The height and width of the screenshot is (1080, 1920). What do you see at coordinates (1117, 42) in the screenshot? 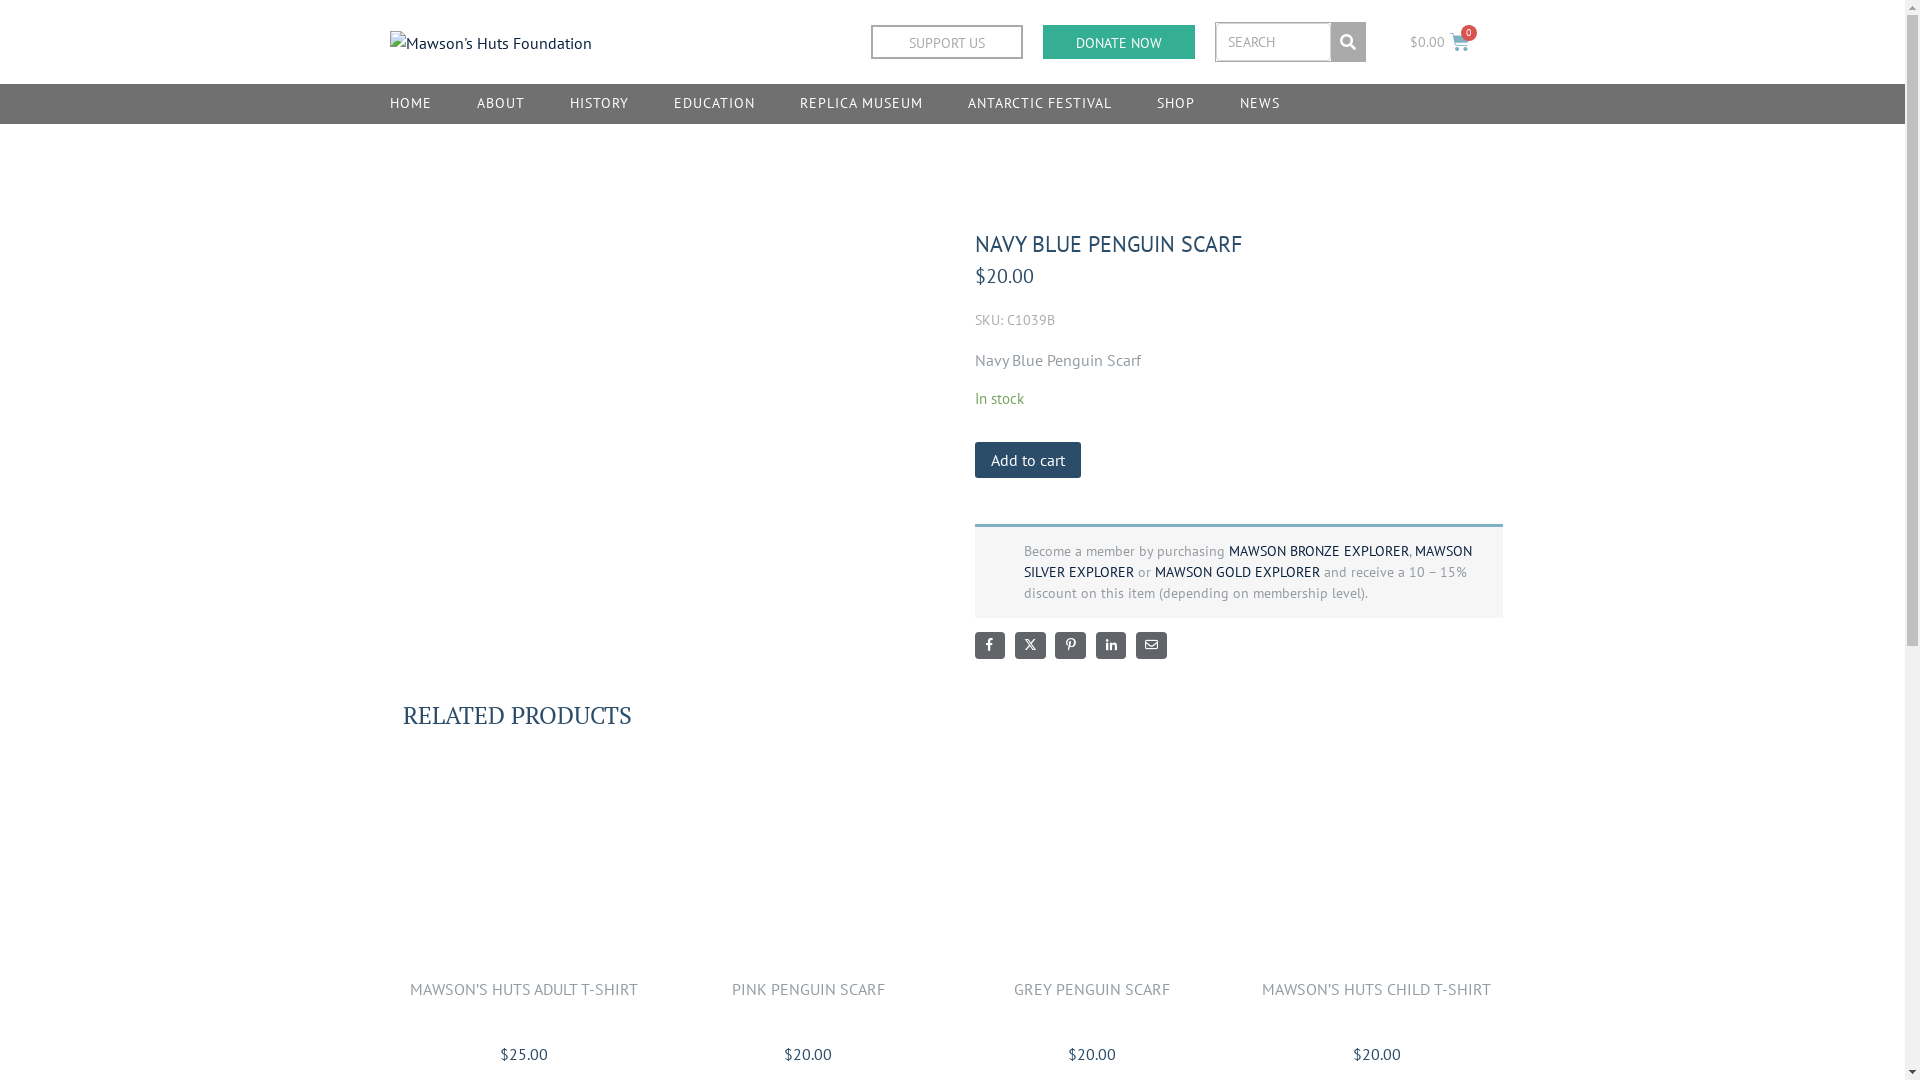
I see `'DONATE NOW'` at bounding box center [1117, 42].